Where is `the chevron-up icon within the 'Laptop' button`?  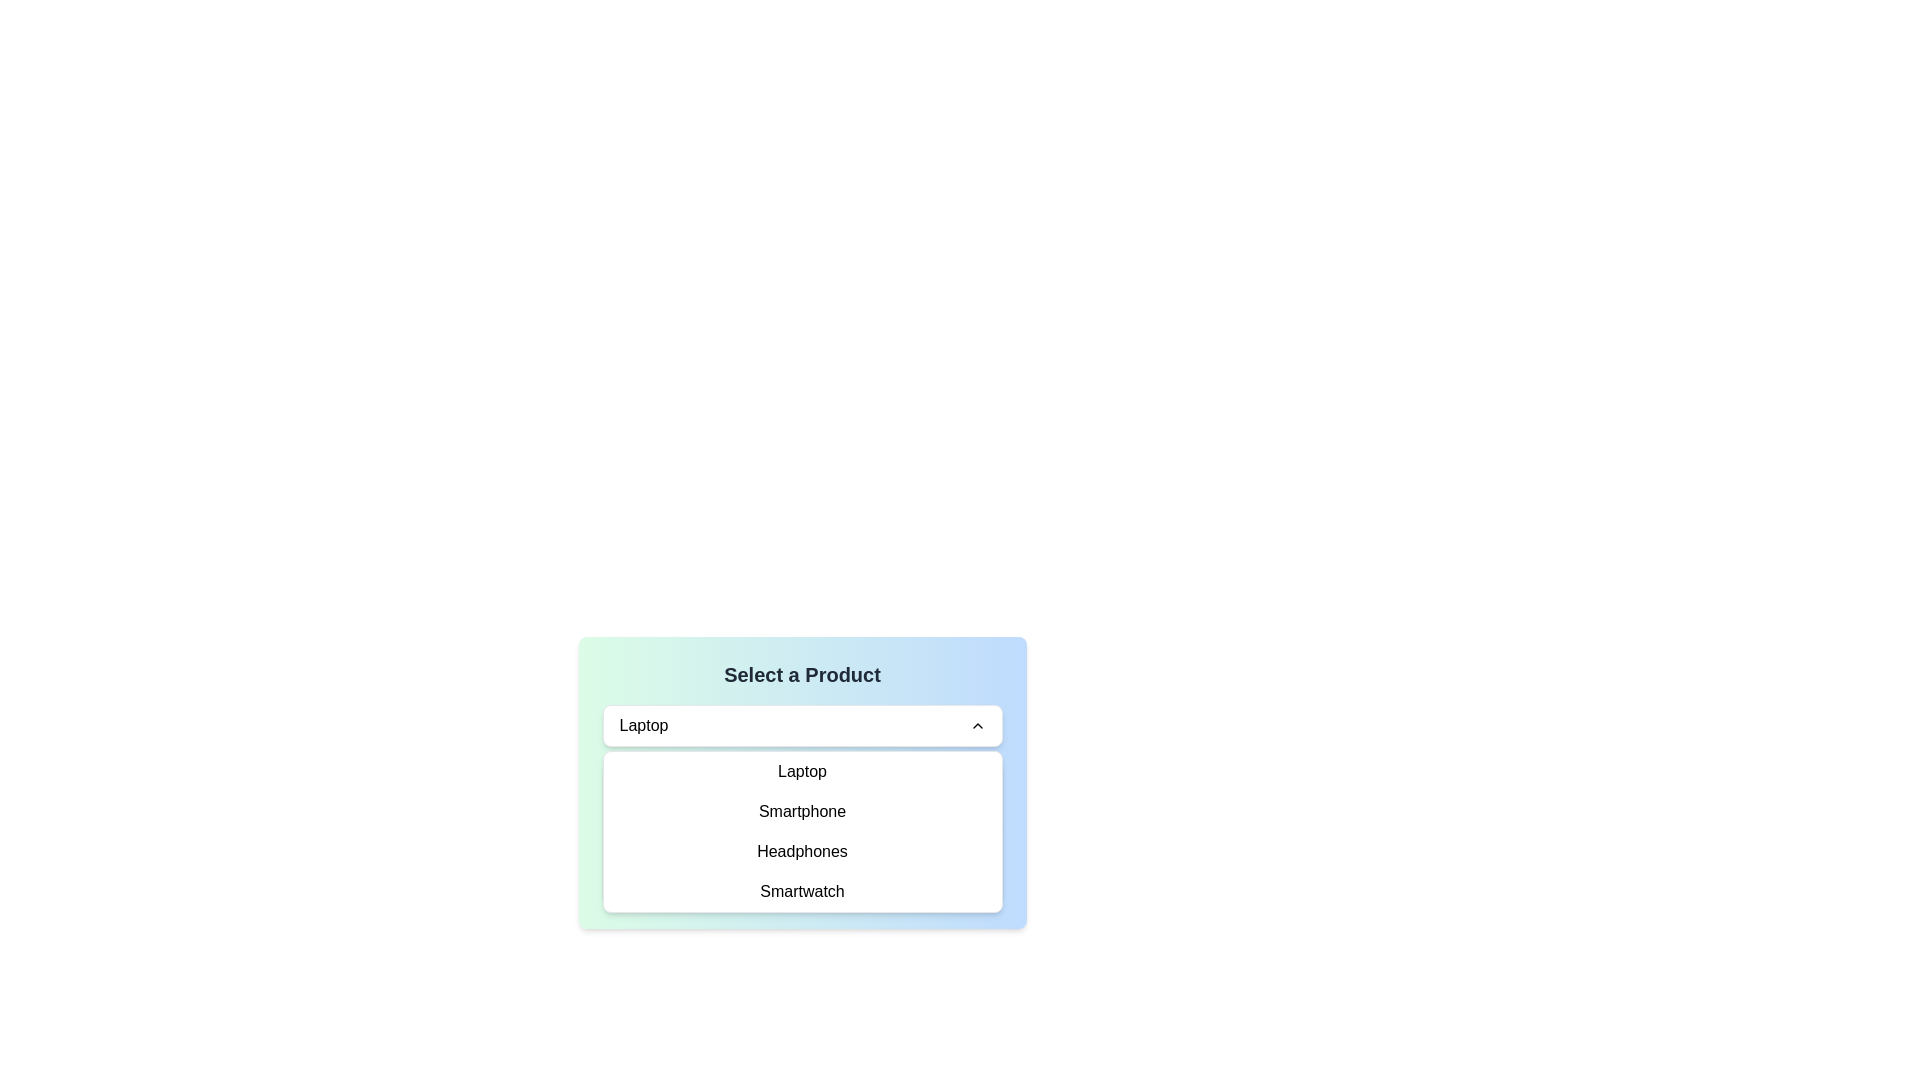 the chevron-up icon within the 'Laptop' button is located at coordinates (977, 725).